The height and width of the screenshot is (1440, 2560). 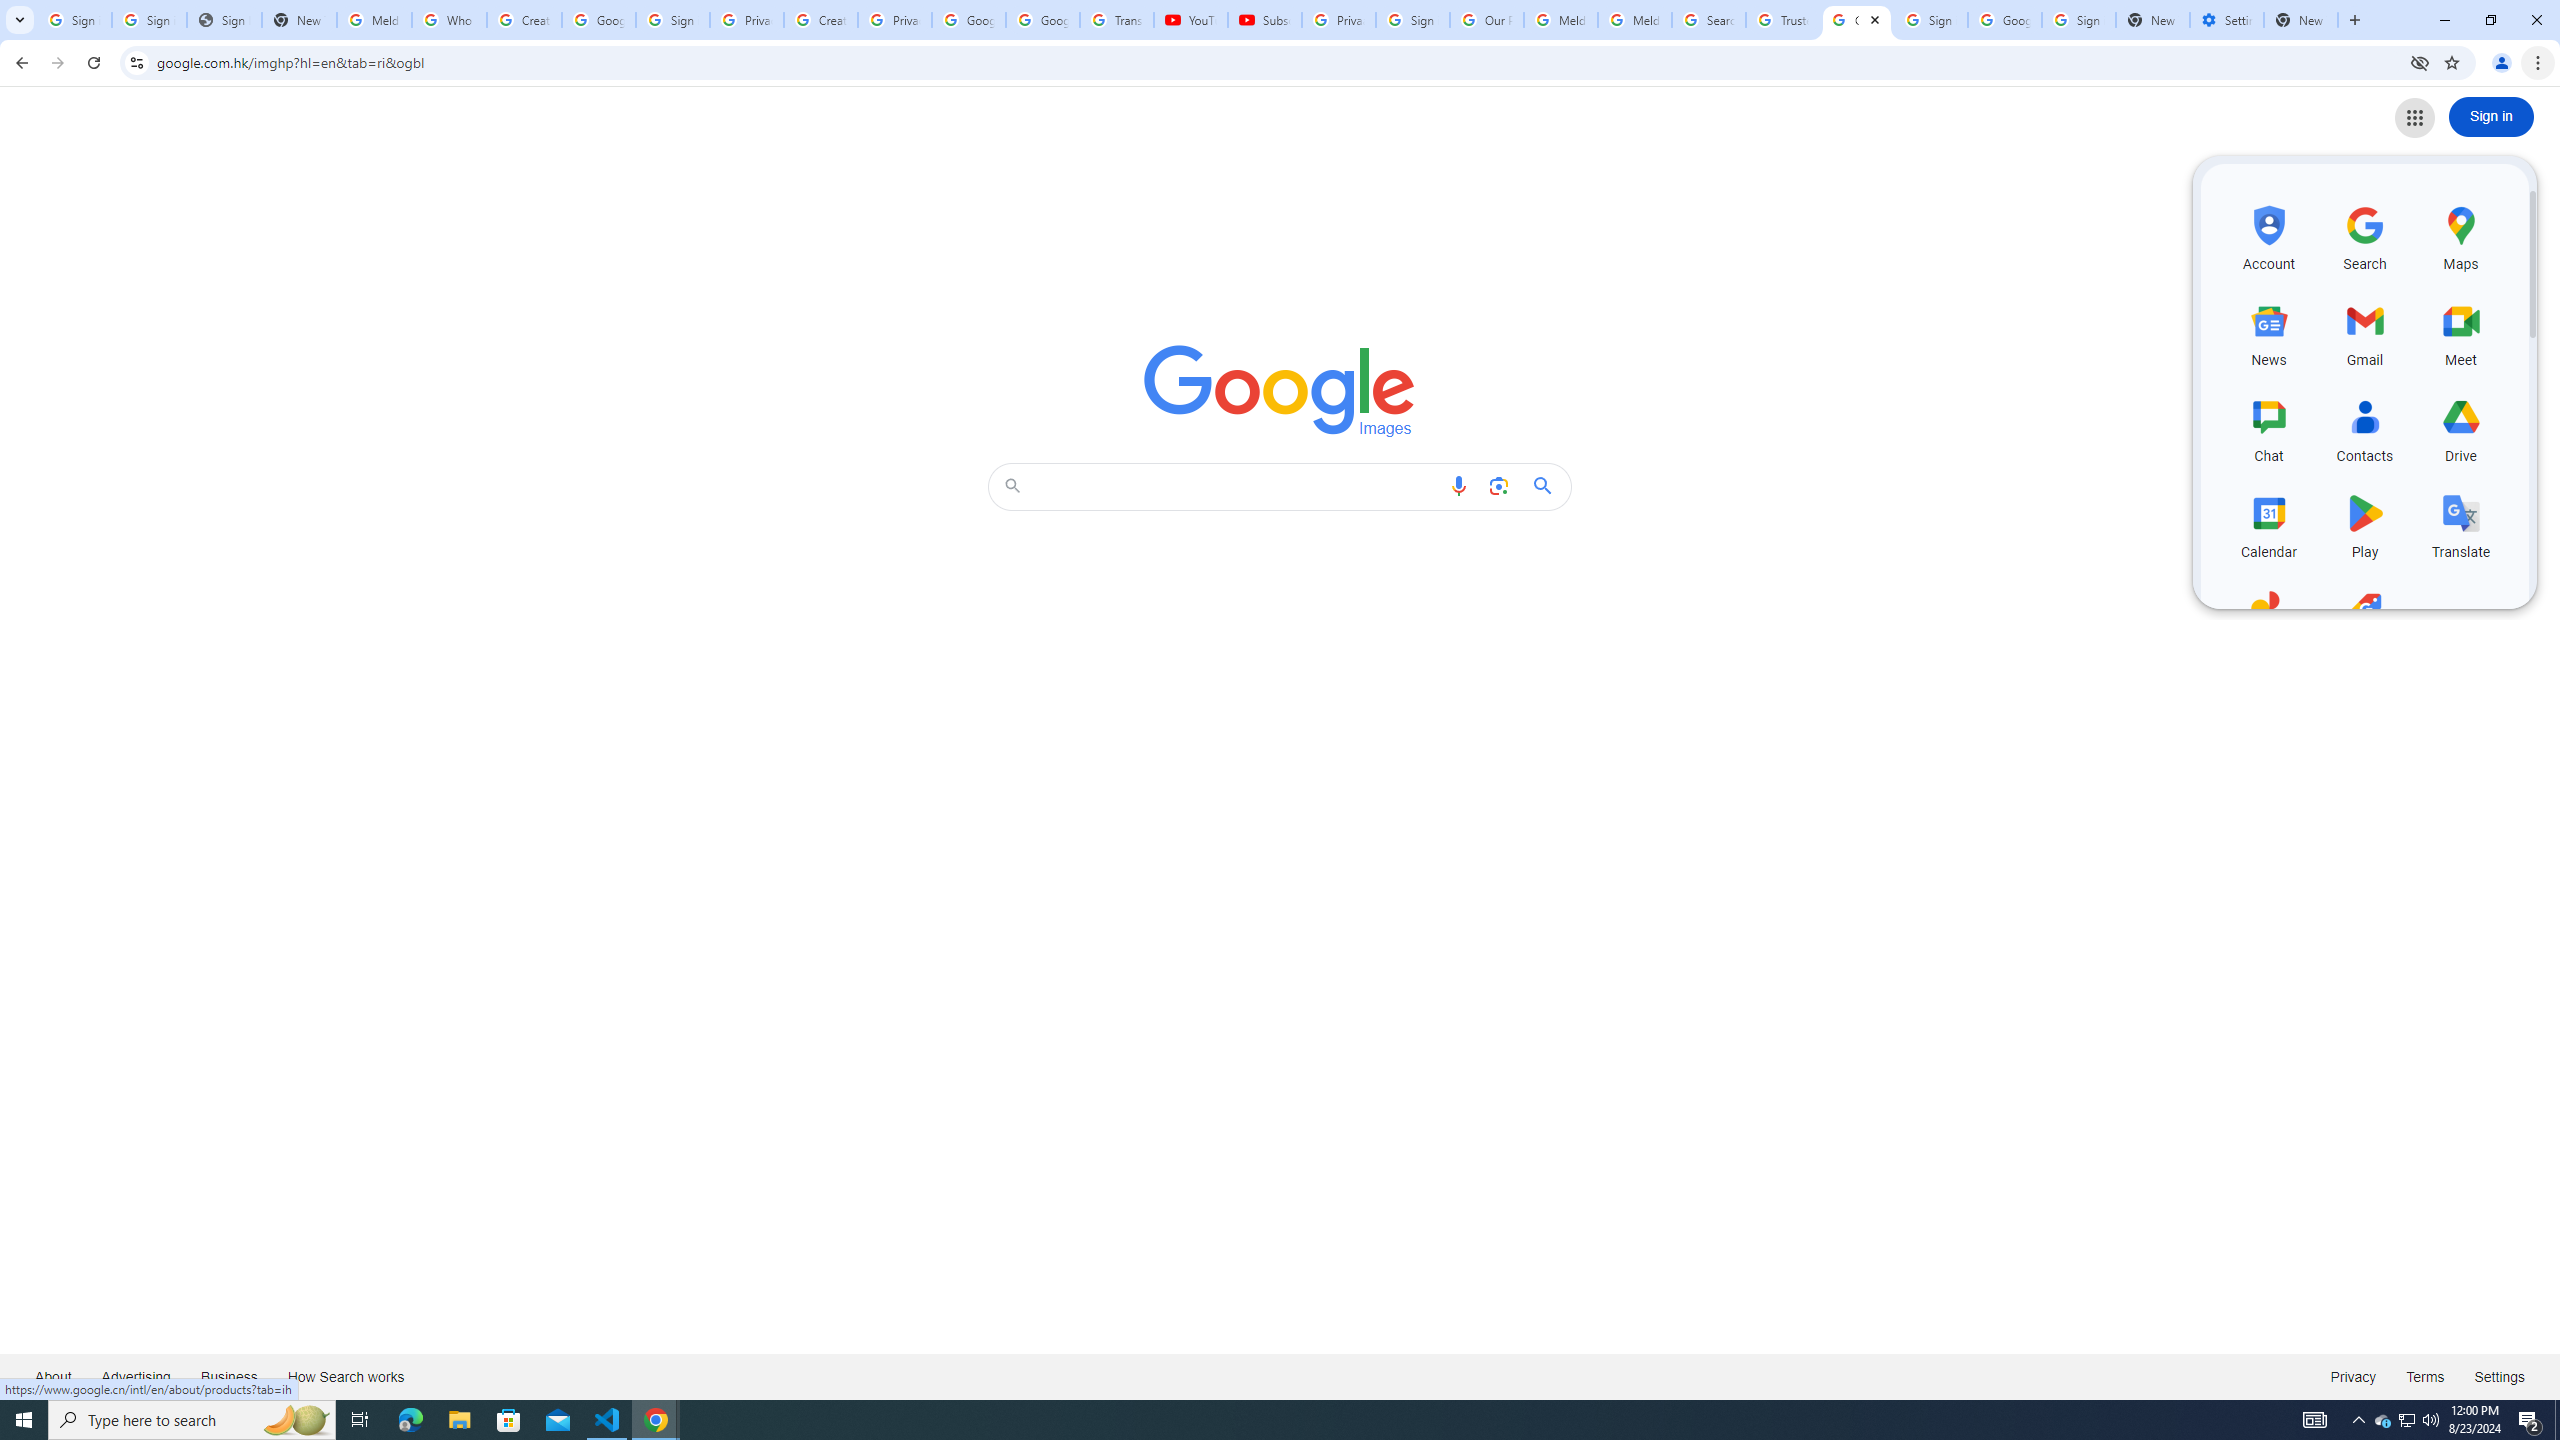 What do you see at coordinates (1263, 19) in the screenshot?
I see `'Subscriptions - YouTube'` at bounding box center [1263, 19].